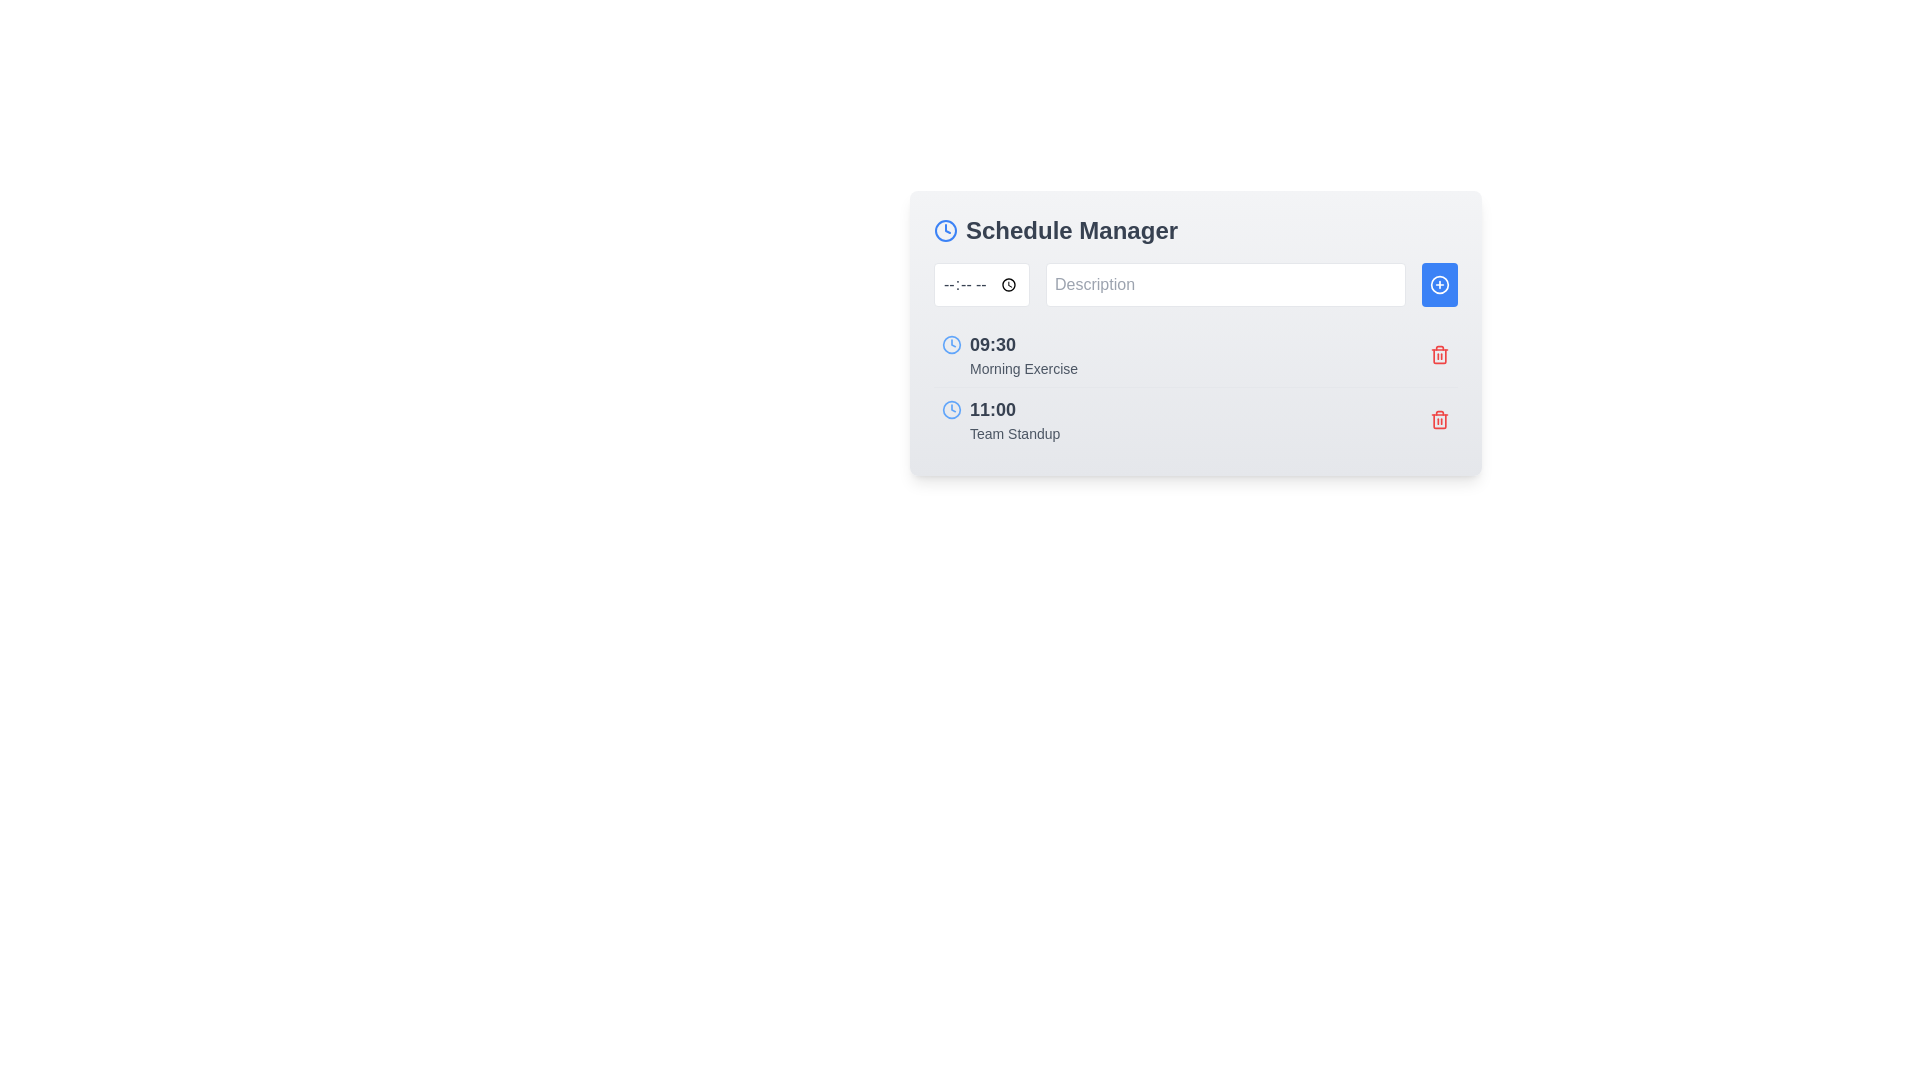 The width and height of the screenshot is (1920, 1080). Describe the element at coordinates (950, 408) in the screenshot. I see `the clock-shaped icon with a blue circular outline located adjacent to the text '11:00' in the 'Schedule Manager' card layout` at that location.